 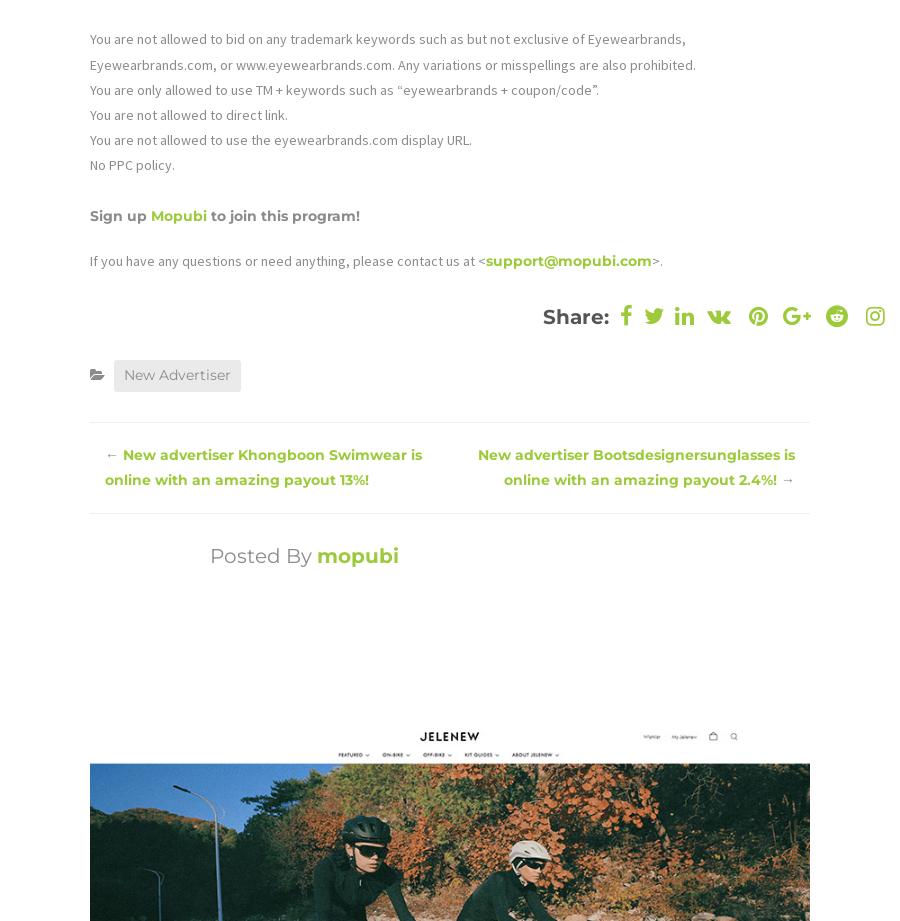 What do you see at coordinates (189, 115) in the screenshot?
I see `'You are not allowed to direct link.'` at bounding box center [189, 115].